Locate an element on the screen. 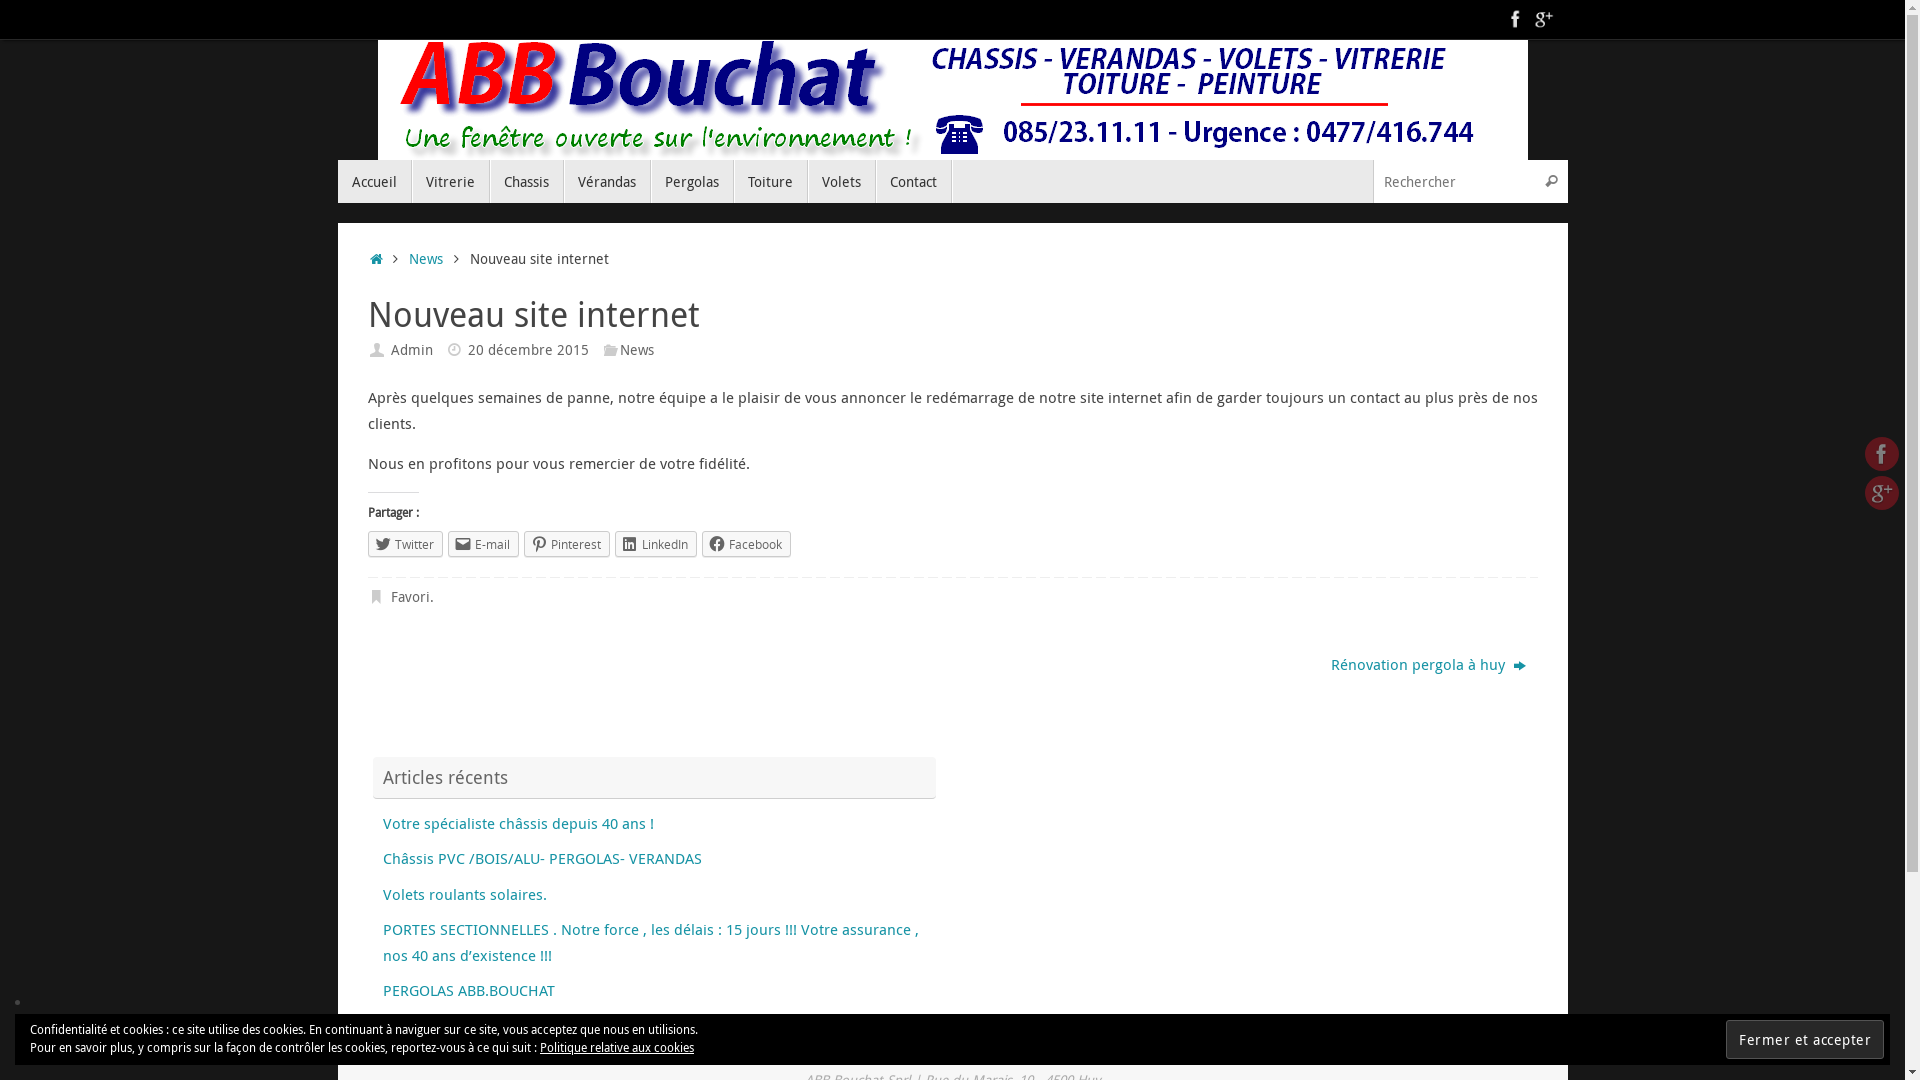 This screenshot has width=1920, height=1080. 'Twitter' is located at coordinates (404, 543).